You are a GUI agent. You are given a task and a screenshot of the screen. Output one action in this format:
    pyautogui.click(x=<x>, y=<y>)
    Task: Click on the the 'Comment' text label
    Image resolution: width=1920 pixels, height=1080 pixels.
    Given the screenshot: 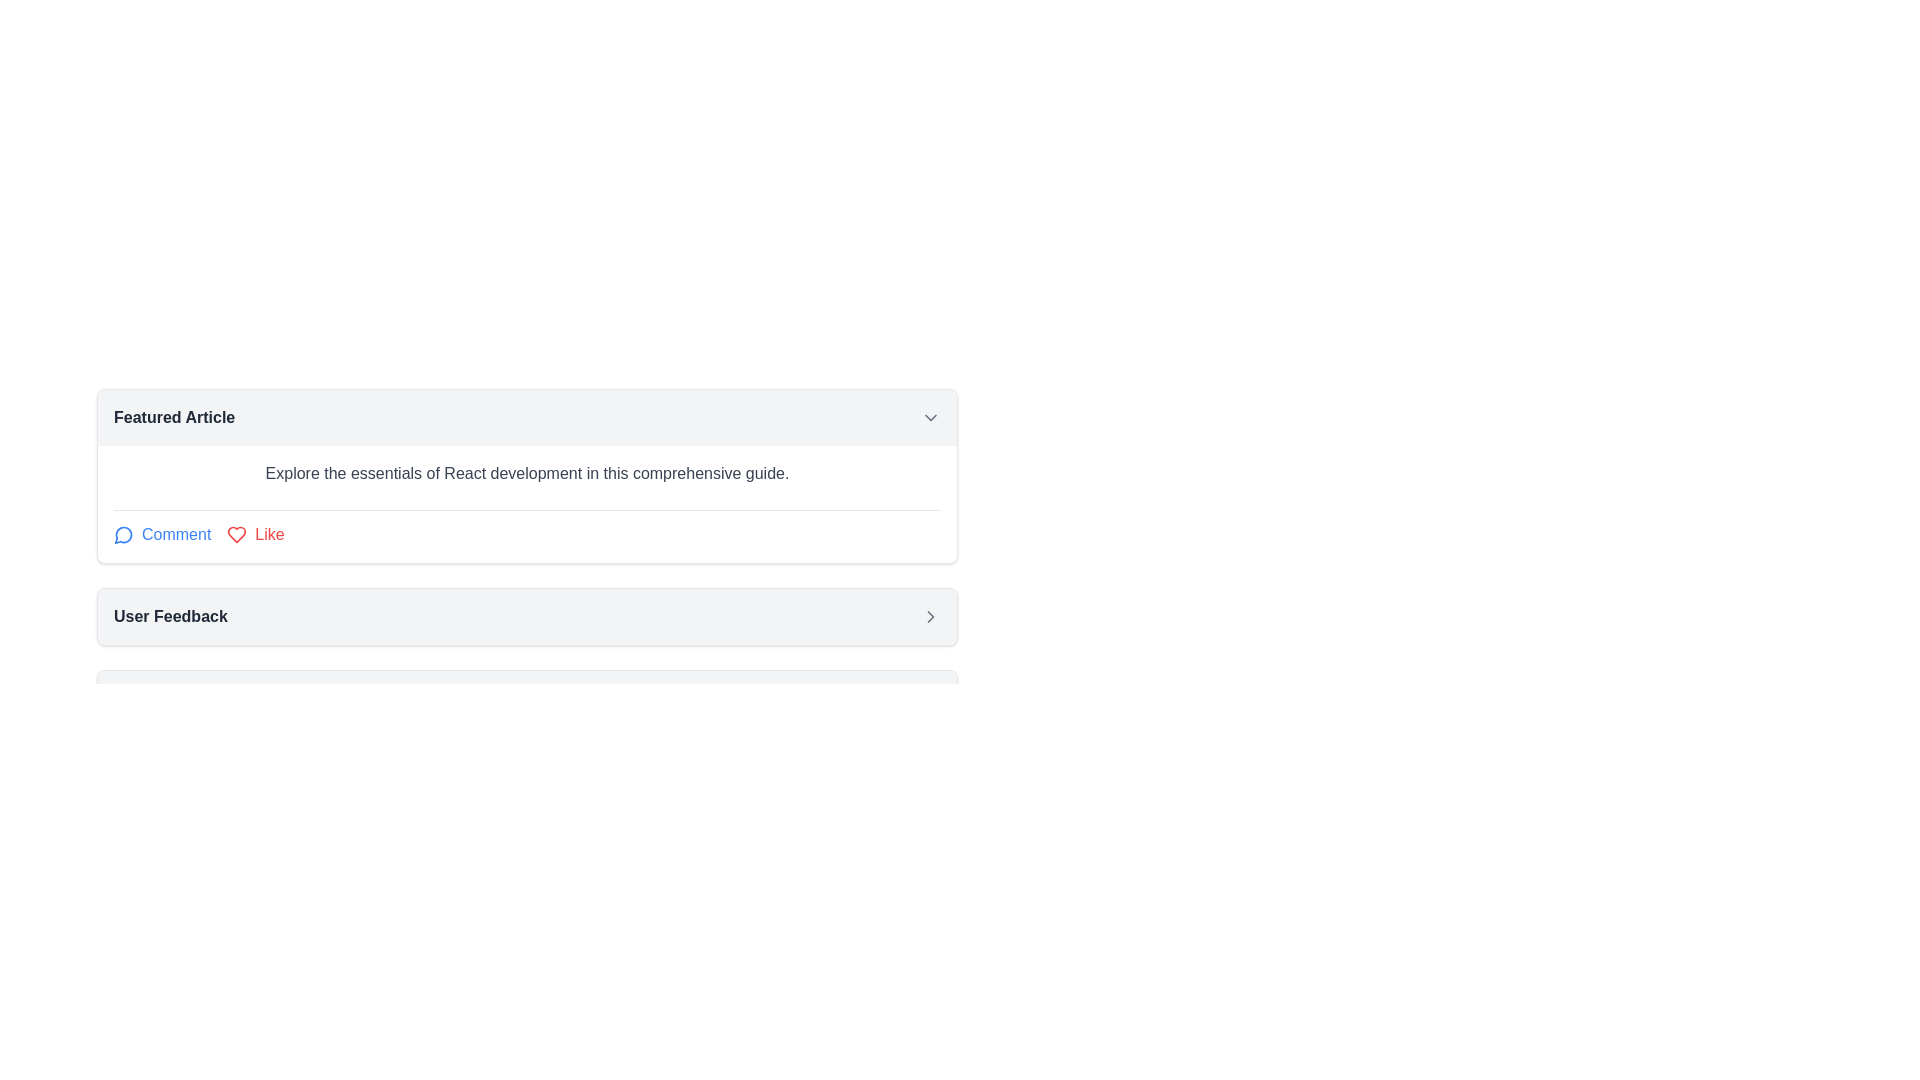 What is the action you would take?
    pyautogui.click(x=176, y=534)
    